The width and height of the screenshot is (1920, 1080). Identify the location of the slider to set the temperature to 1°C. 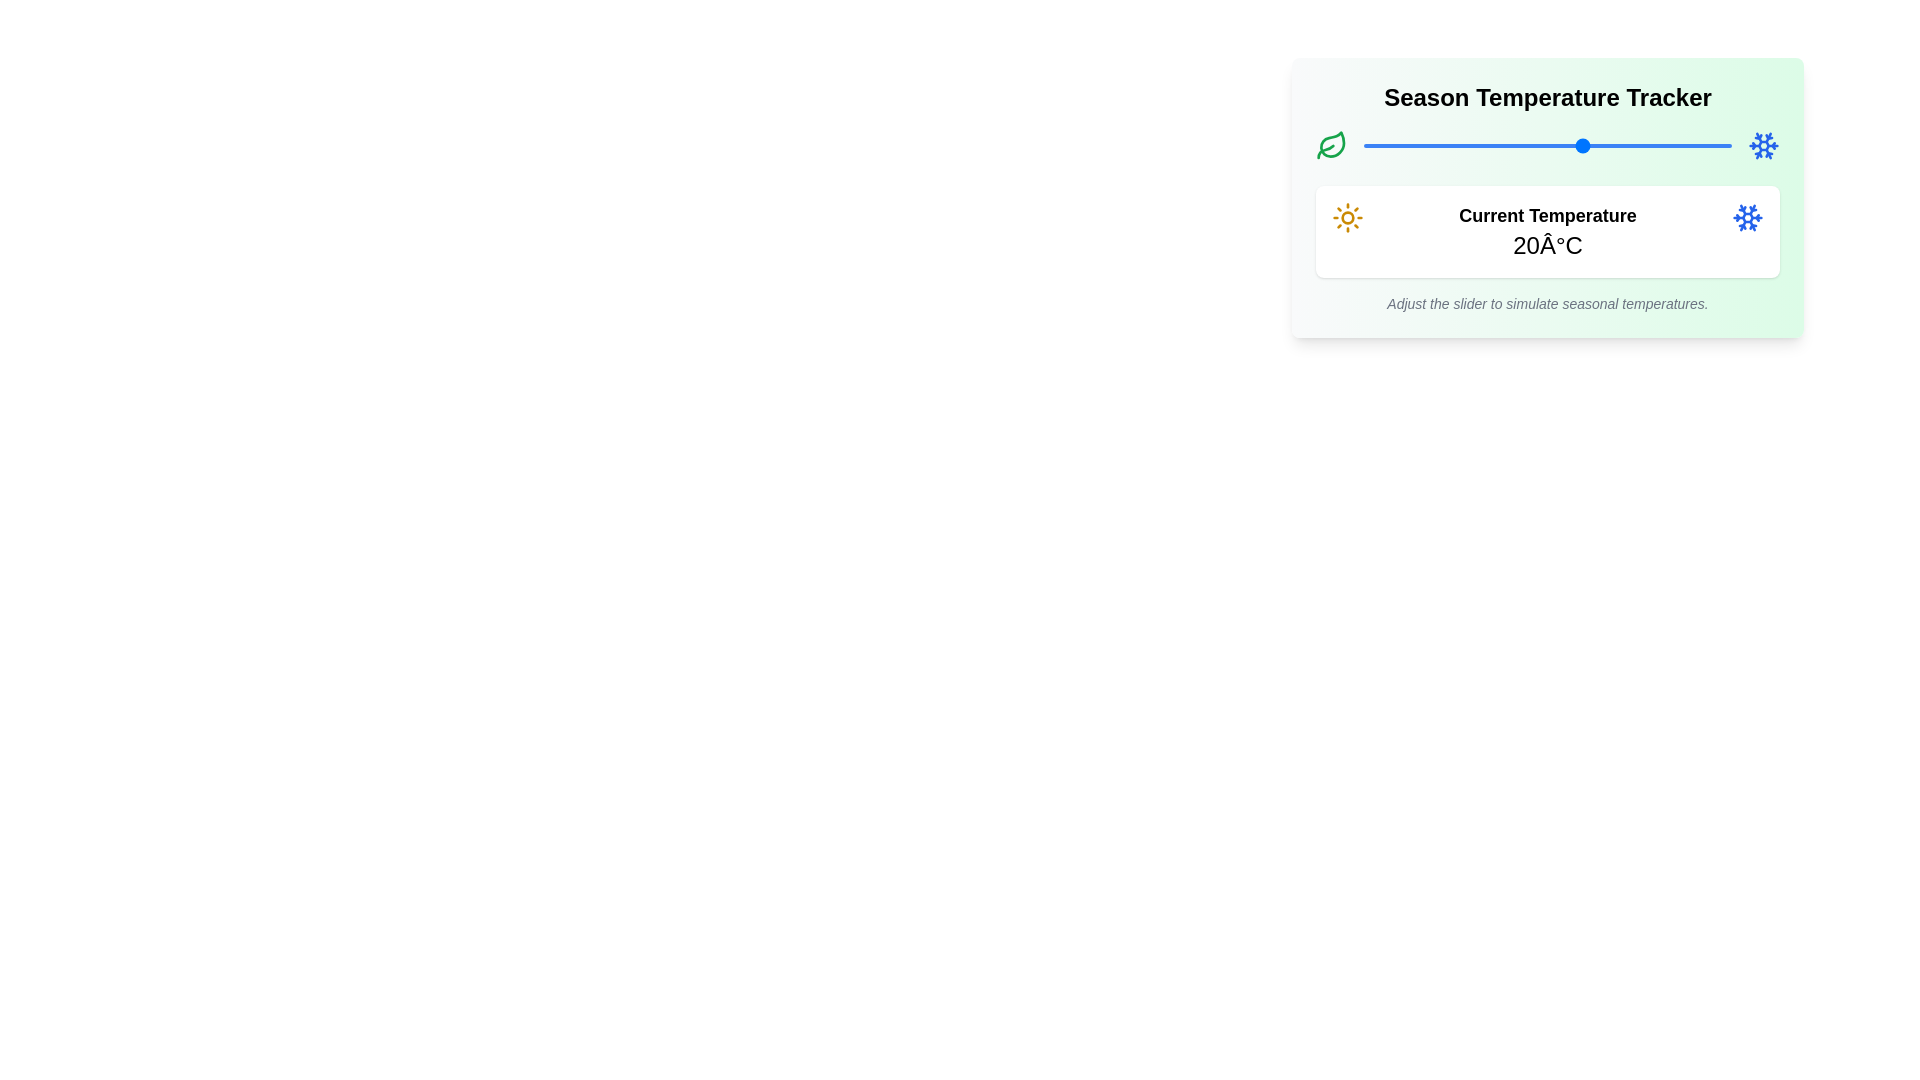
(1444, 145).